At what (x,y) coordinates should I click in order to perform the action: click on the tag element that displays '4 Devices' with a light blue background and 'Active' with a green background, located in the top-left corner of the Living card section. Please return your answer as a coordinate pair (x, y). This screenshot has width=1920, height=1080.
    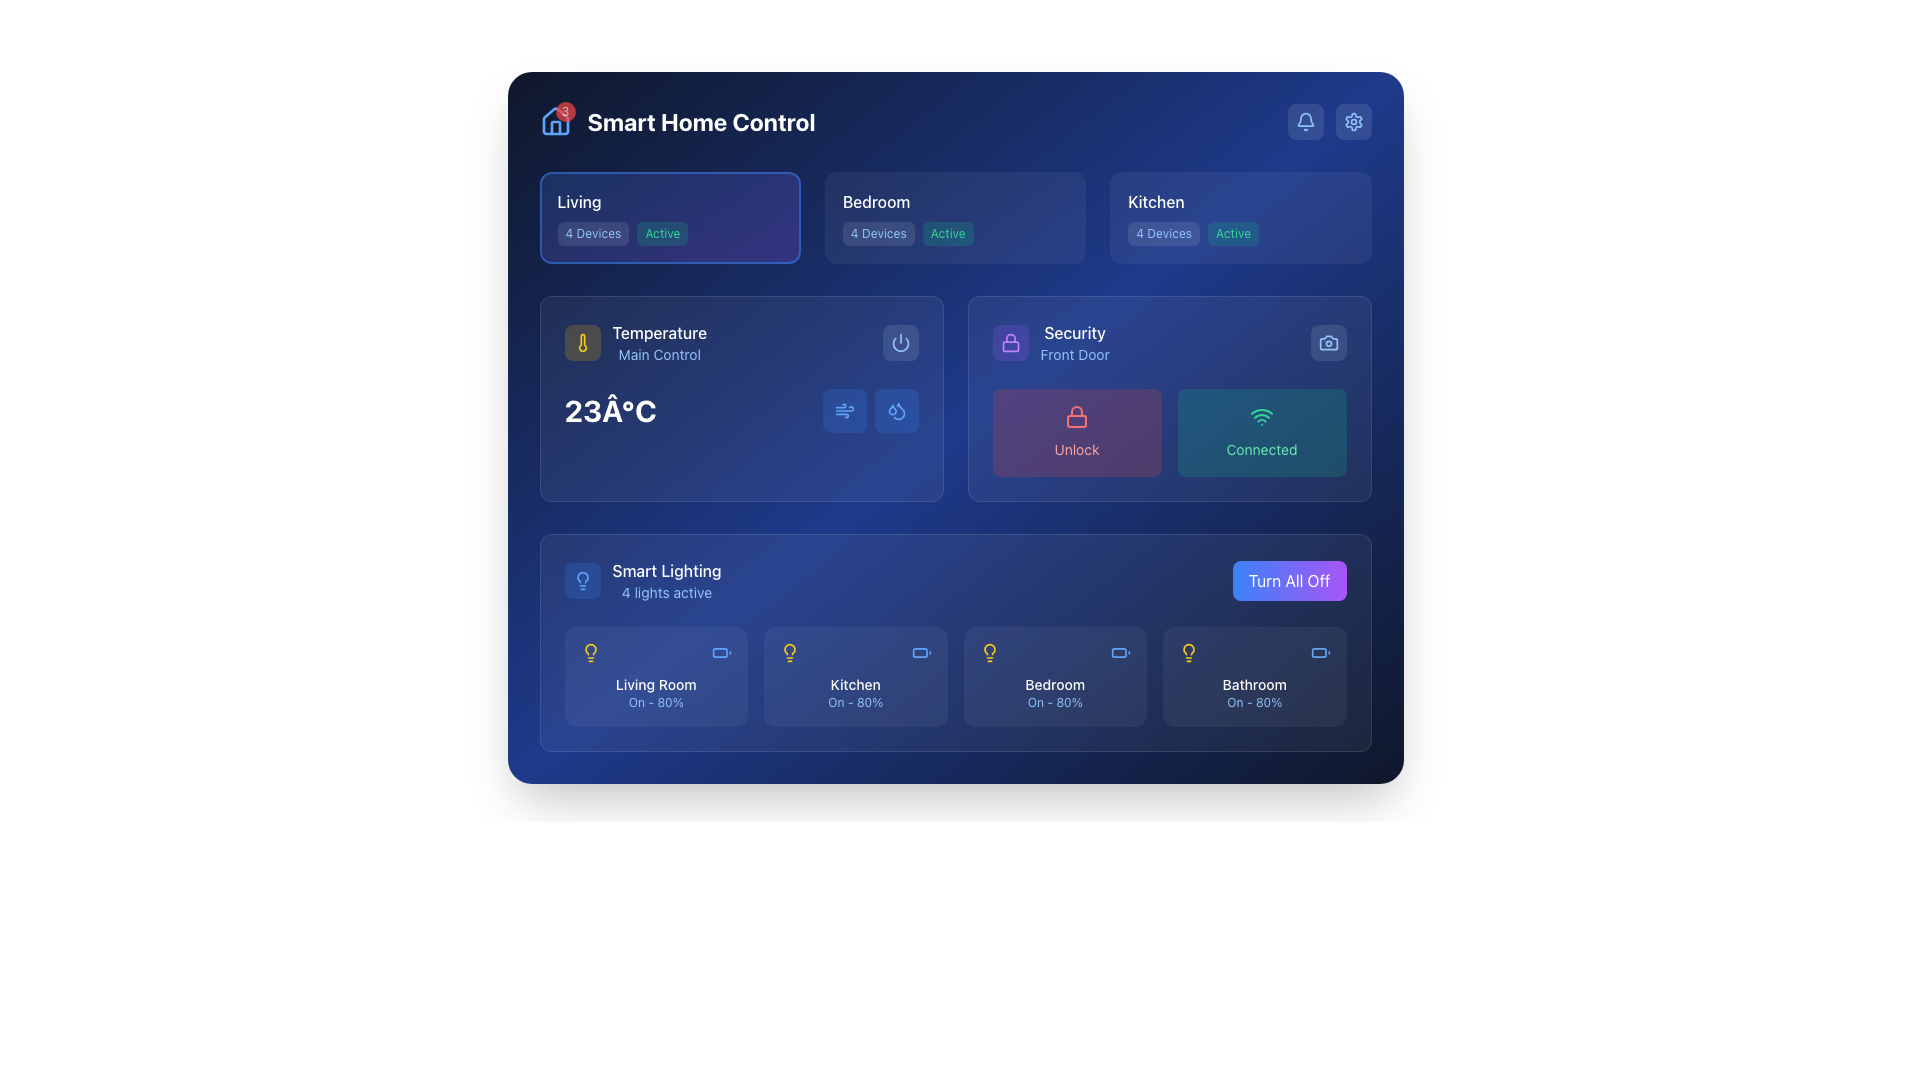
    Looking at the image, I should click on (670, 233).